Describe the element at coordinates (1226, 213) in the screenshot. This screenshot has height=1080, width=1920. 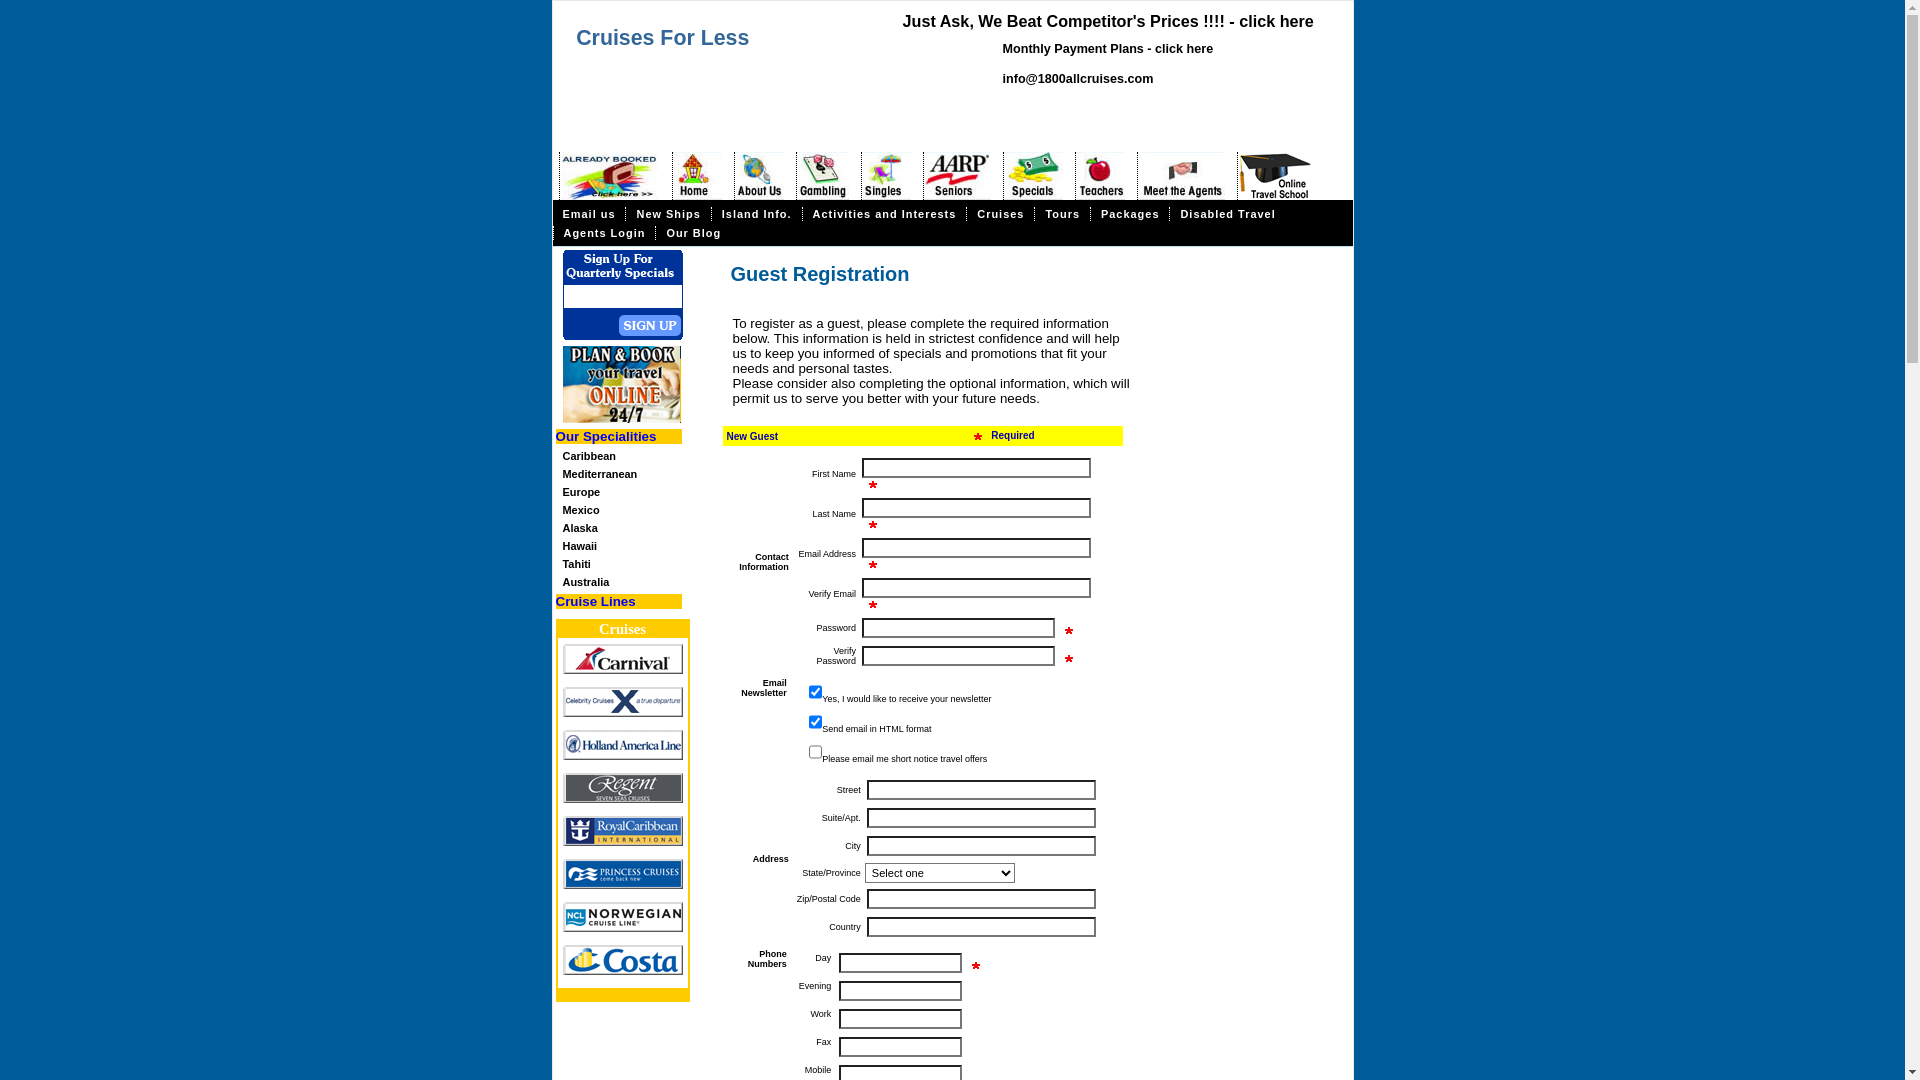
I see `'Disabled Travel'` at that location.